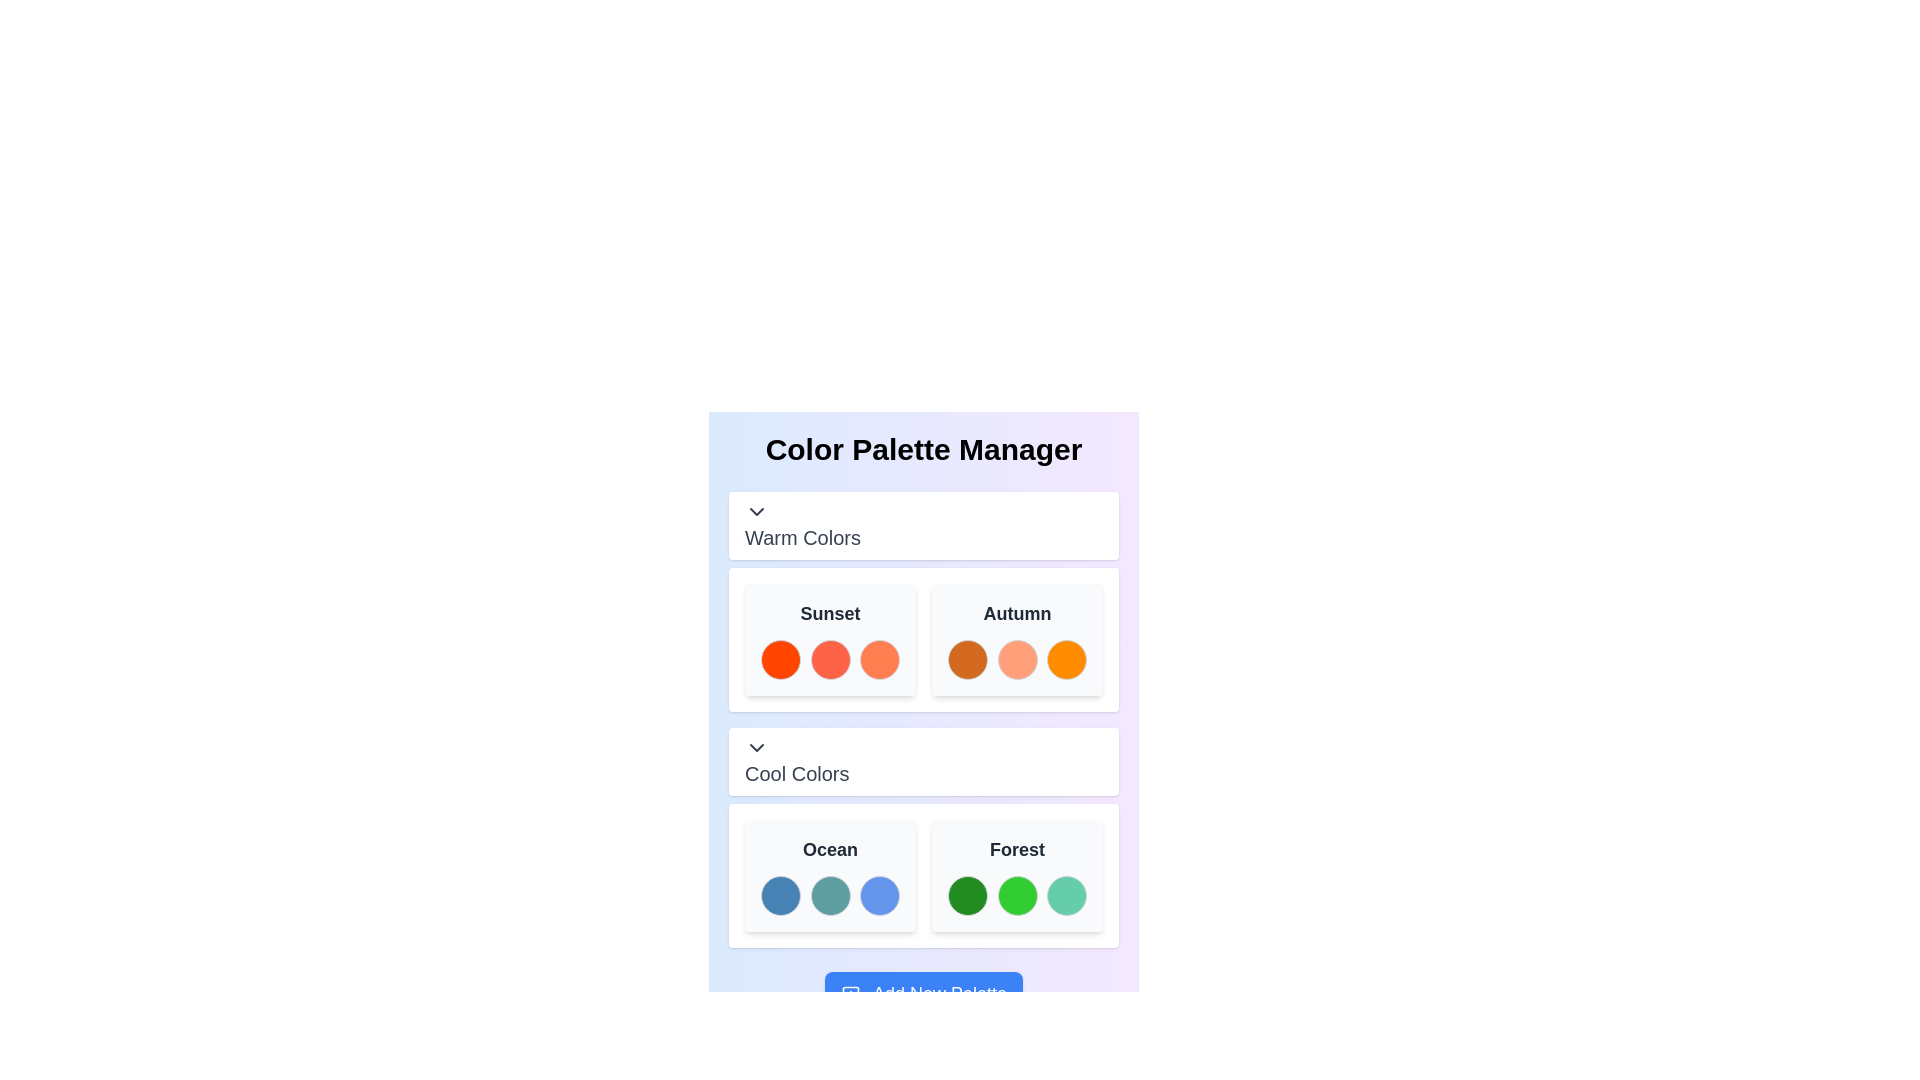 This screenshot has height=1080, width=1920. What do you see at coordinates (1065, 894) in the screenshot?
I see `the Color option button, which is the third circular button in the horizontal row under the 'Forest' color section in the 'Cool Colors' group` at bounding box center [1065, 894].